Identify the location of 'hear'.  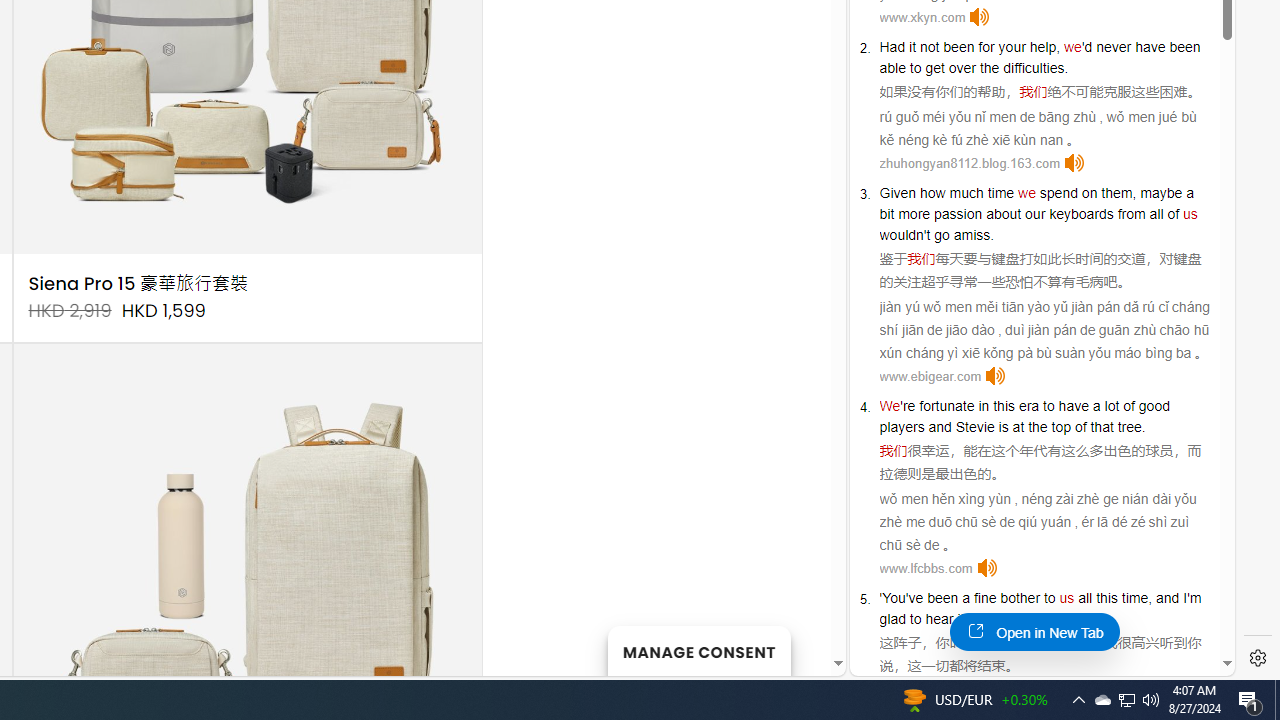
(938, 618).